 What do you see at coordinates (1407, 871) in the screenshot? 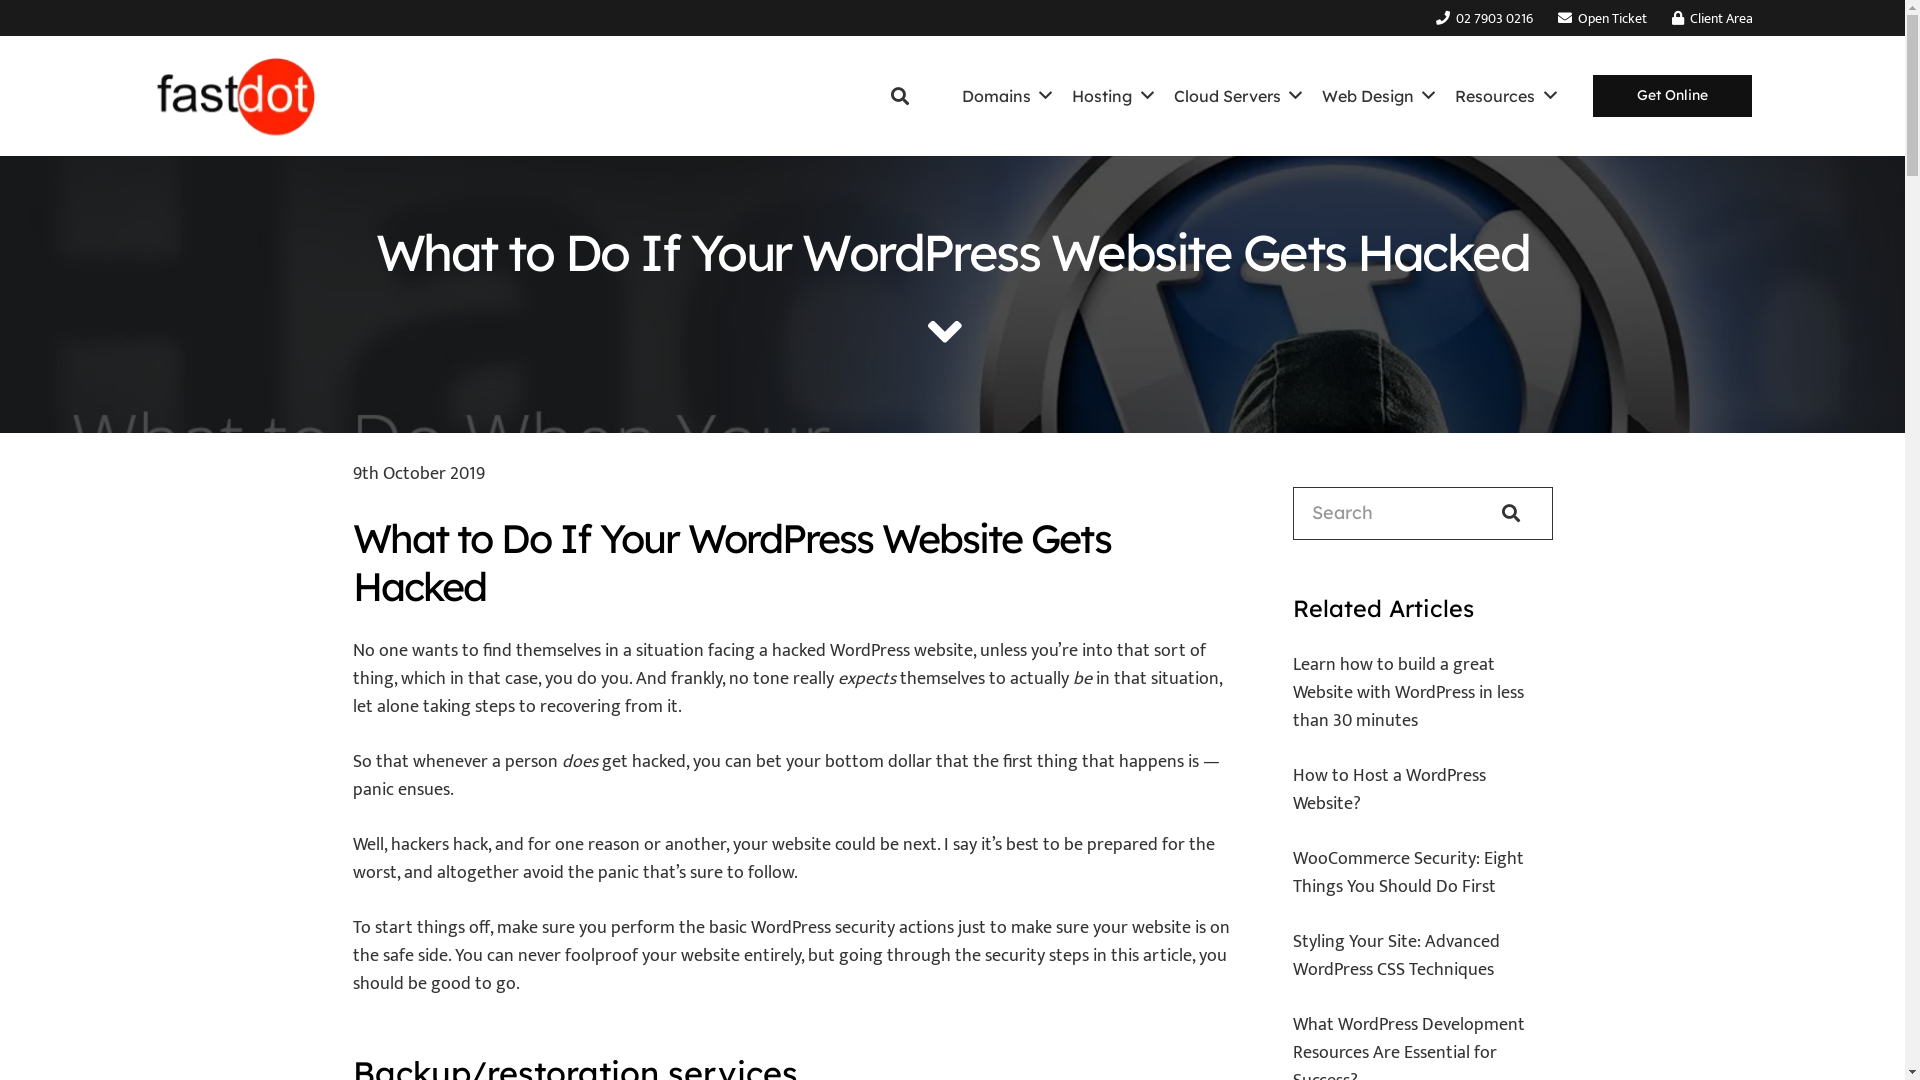
I see `'WooCommerce Security: Eight Things You Should Do First'` at bounding box center [1407, 871].